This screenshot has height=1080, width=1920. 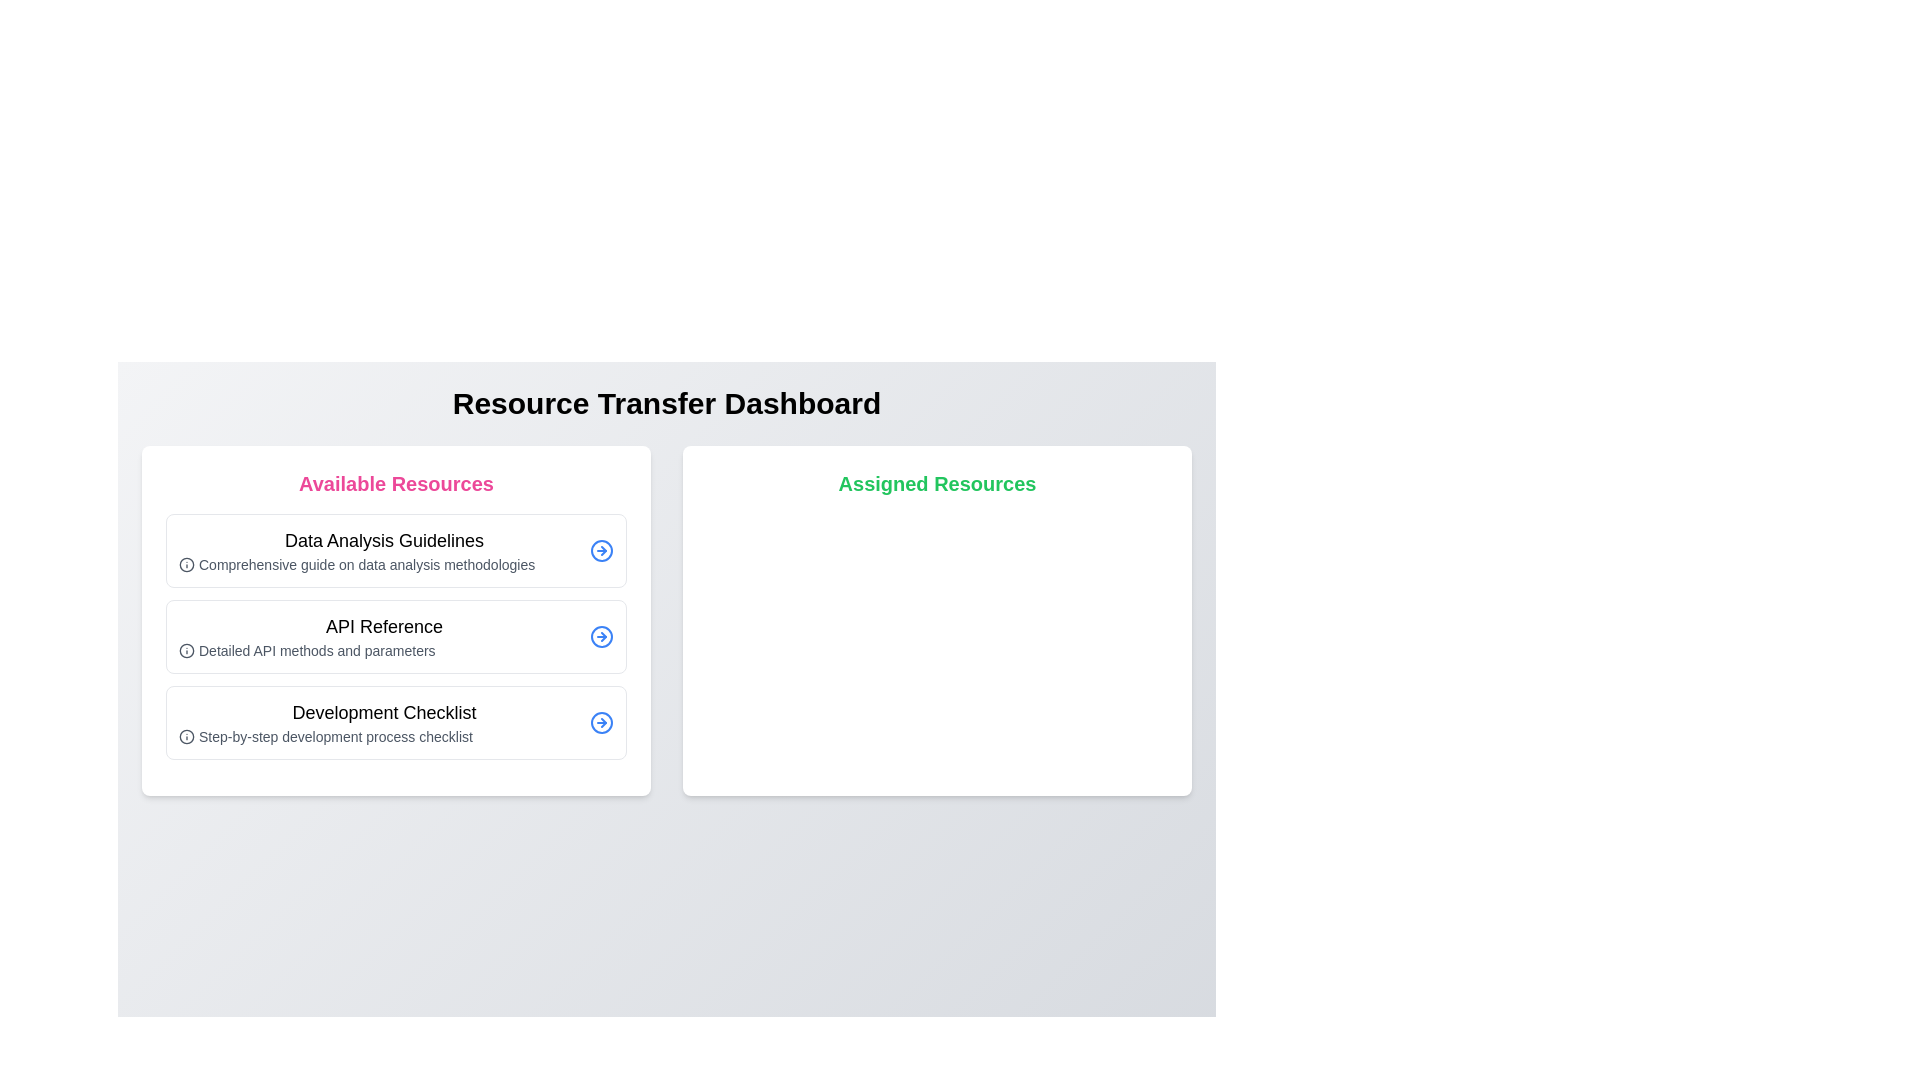 I want to click on the icon that serves as a visual marker for the 'API Reference' resource item, located before the text 'Detailed API methods and parameters' in the left column of the dashboard, so click(x=187, y=651).